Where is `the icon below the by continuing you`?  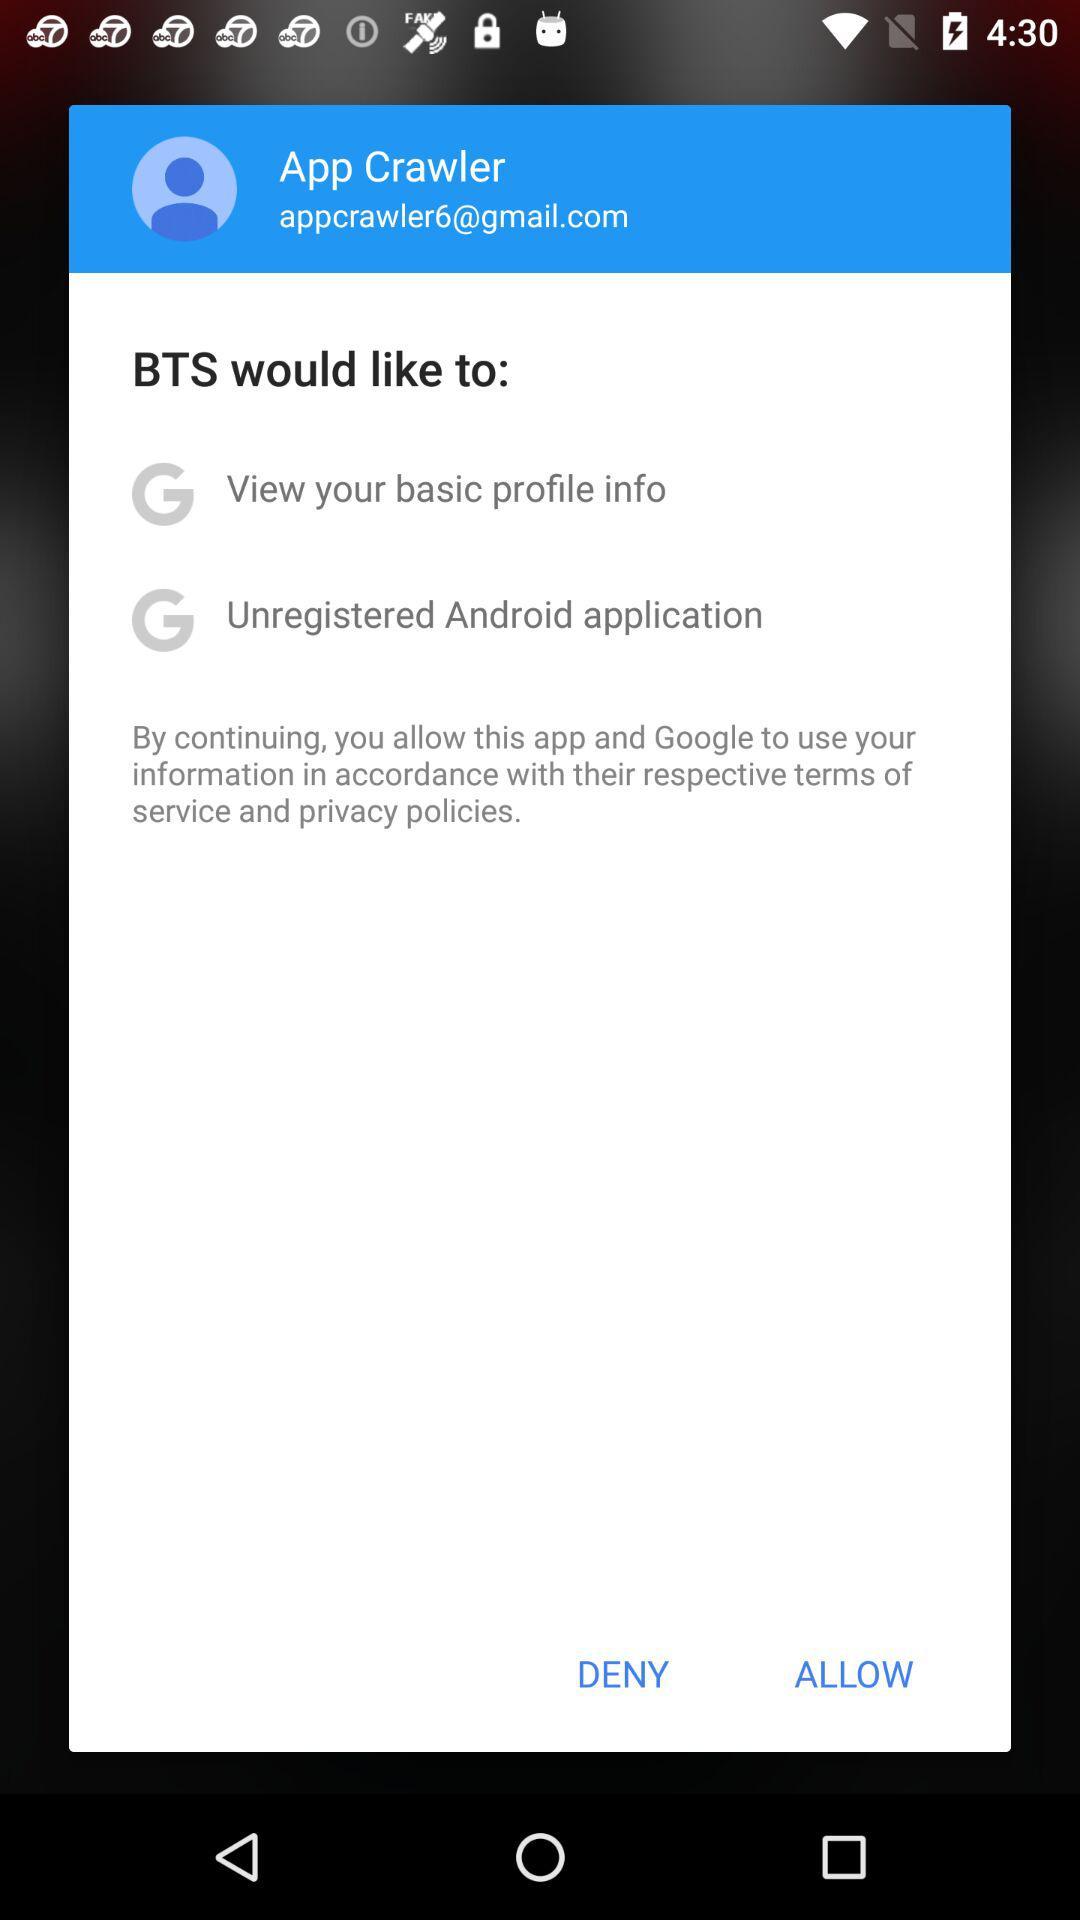
the icon below the by continuing you is located at coordinates (621, 1673).